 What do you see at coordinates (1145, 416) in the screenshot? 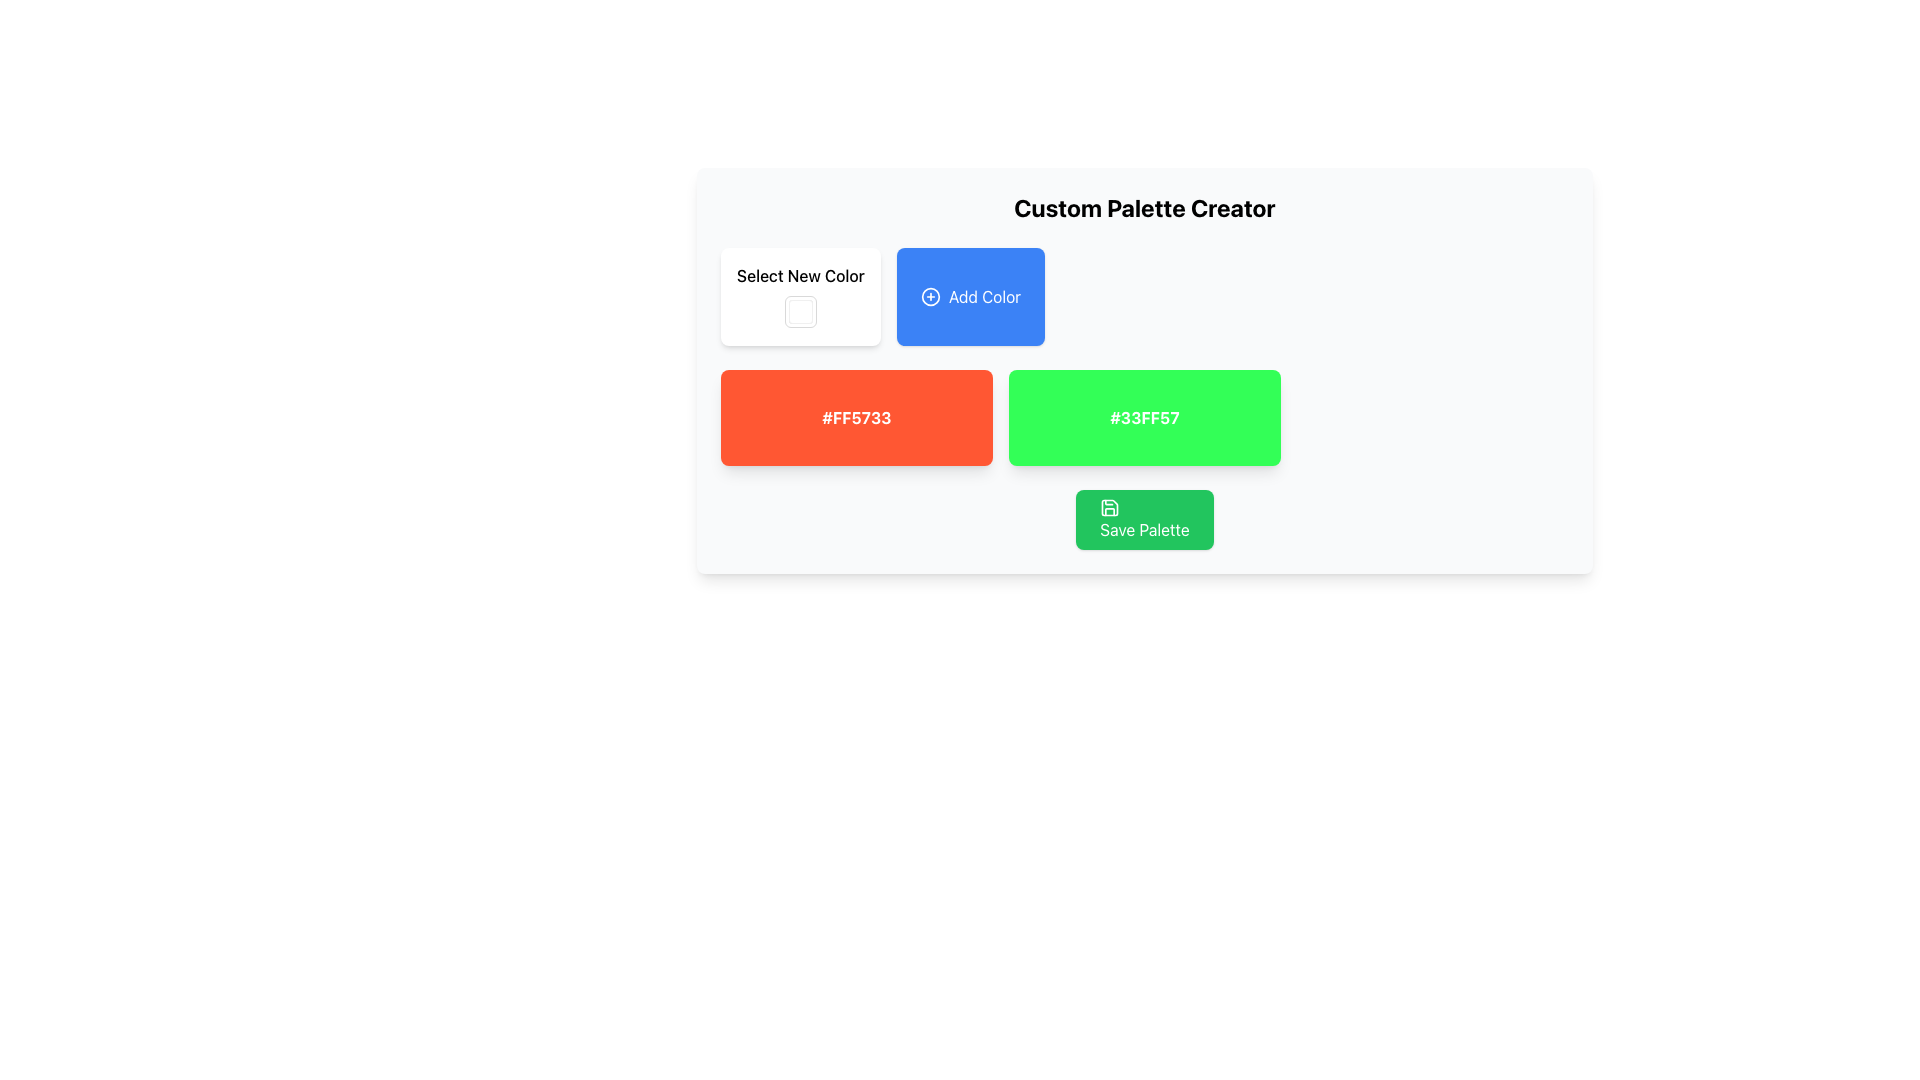
I see `the Color display box that represents the color '#33FF57' in the color palette creation tool` at bounding box center [1145, 416].